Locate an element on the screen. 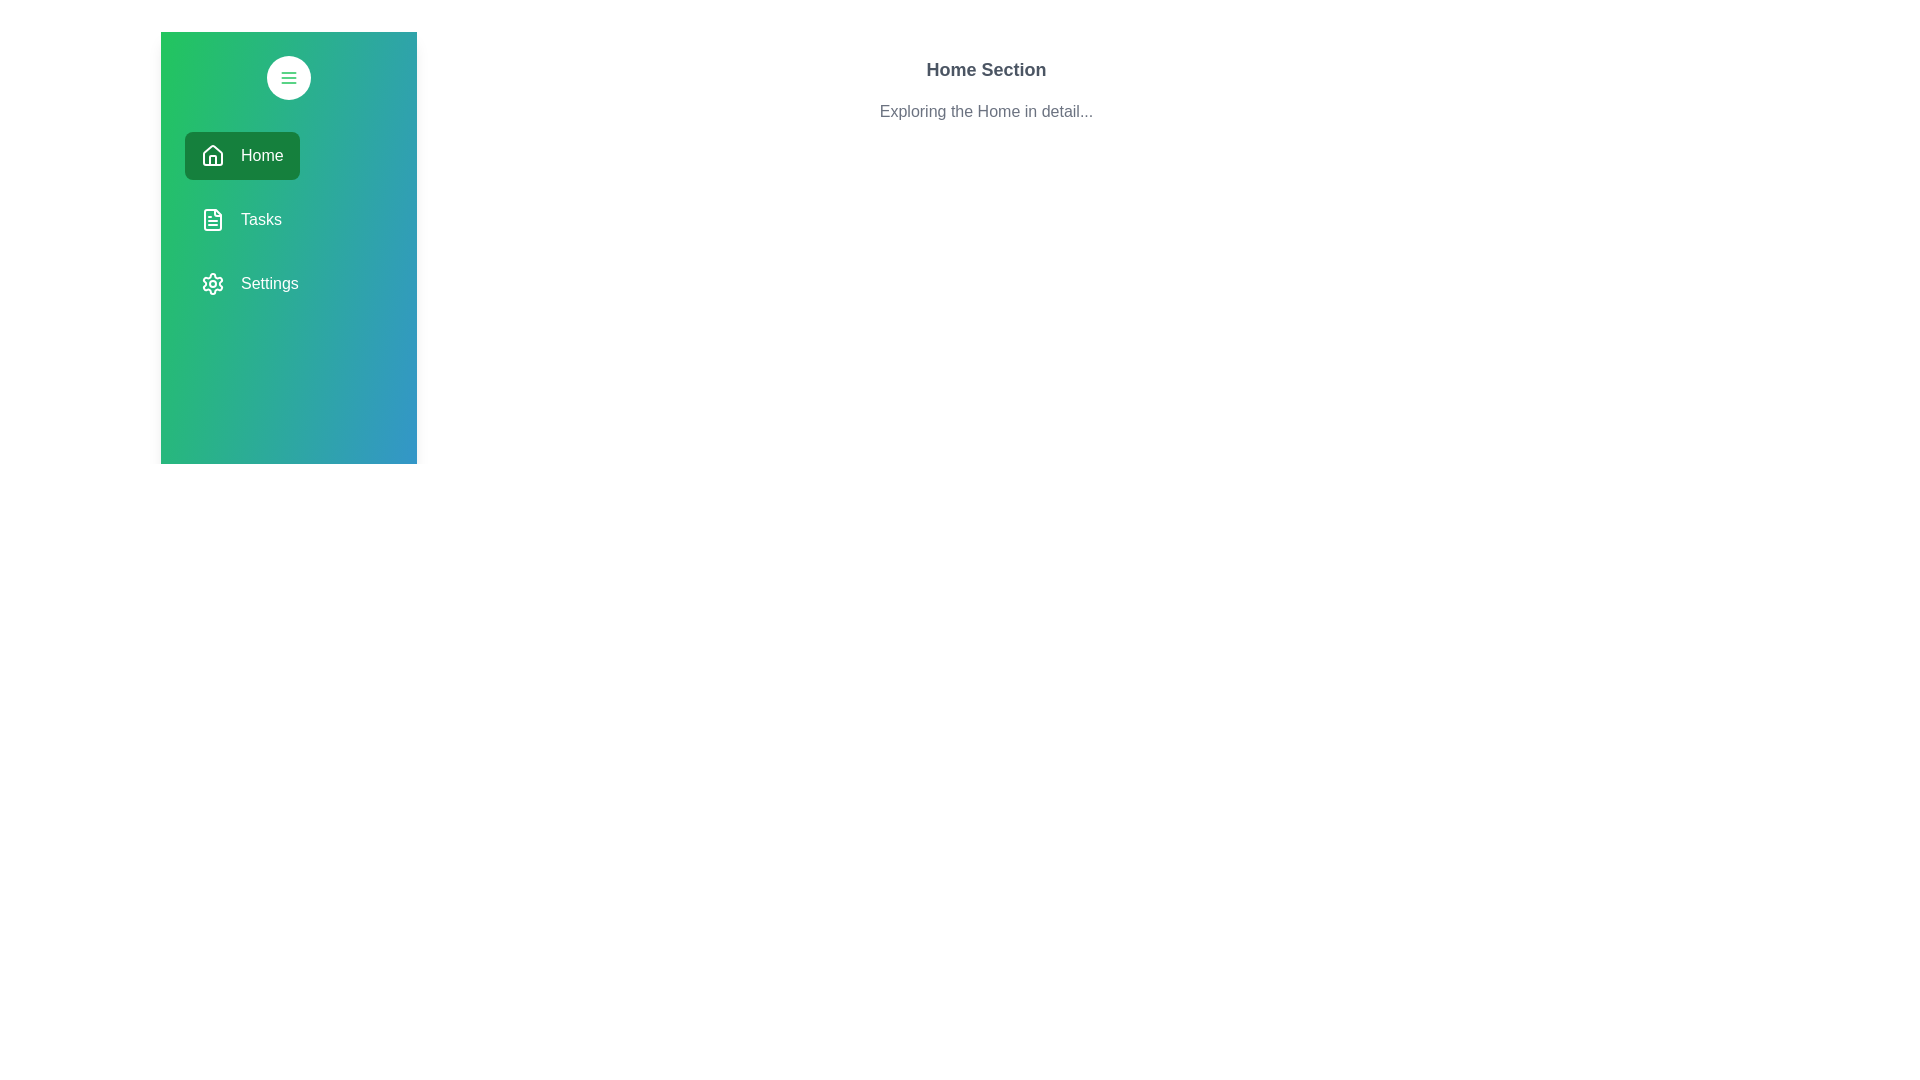  the 'Tasks' text label, which is styled with white text on a green background and is the second item in the vertical navigation menu is located at coordinates (260, 219).